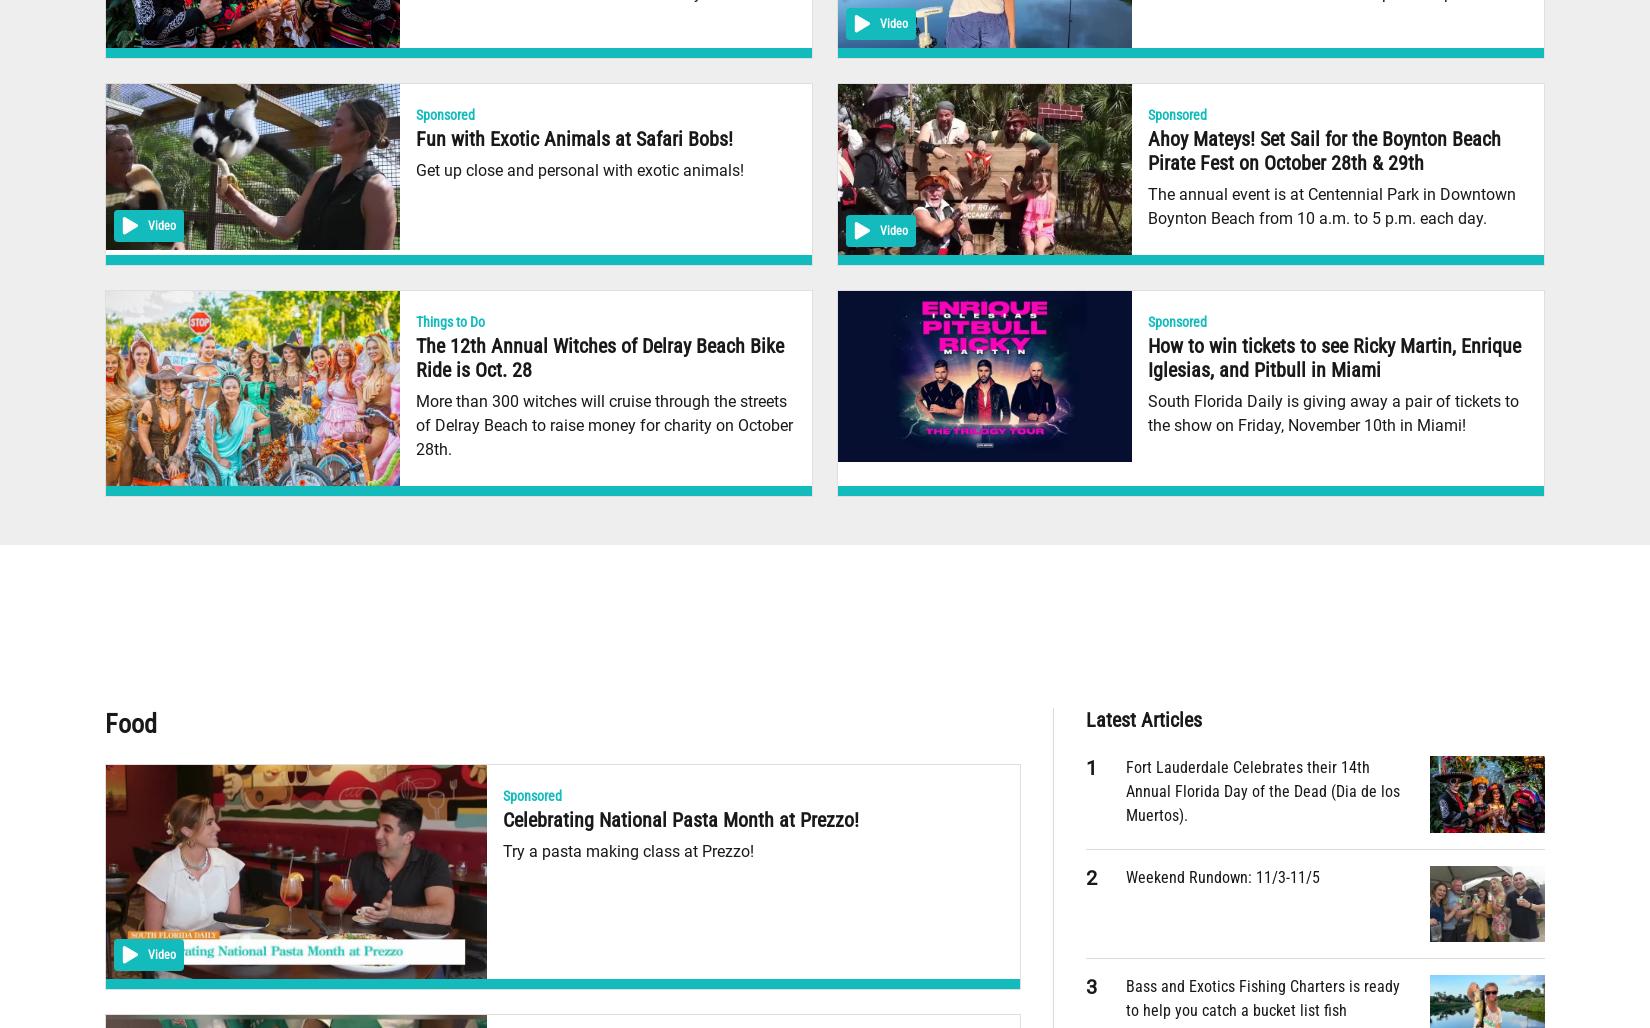 Image resolution: width=1650 pixels, height=1028 pixels. I want to click on 'Fort Lauderdale Celebrates their 14th Annual Florida Day of the Dead (Dia de los Muertos).', so click(1125, 791).